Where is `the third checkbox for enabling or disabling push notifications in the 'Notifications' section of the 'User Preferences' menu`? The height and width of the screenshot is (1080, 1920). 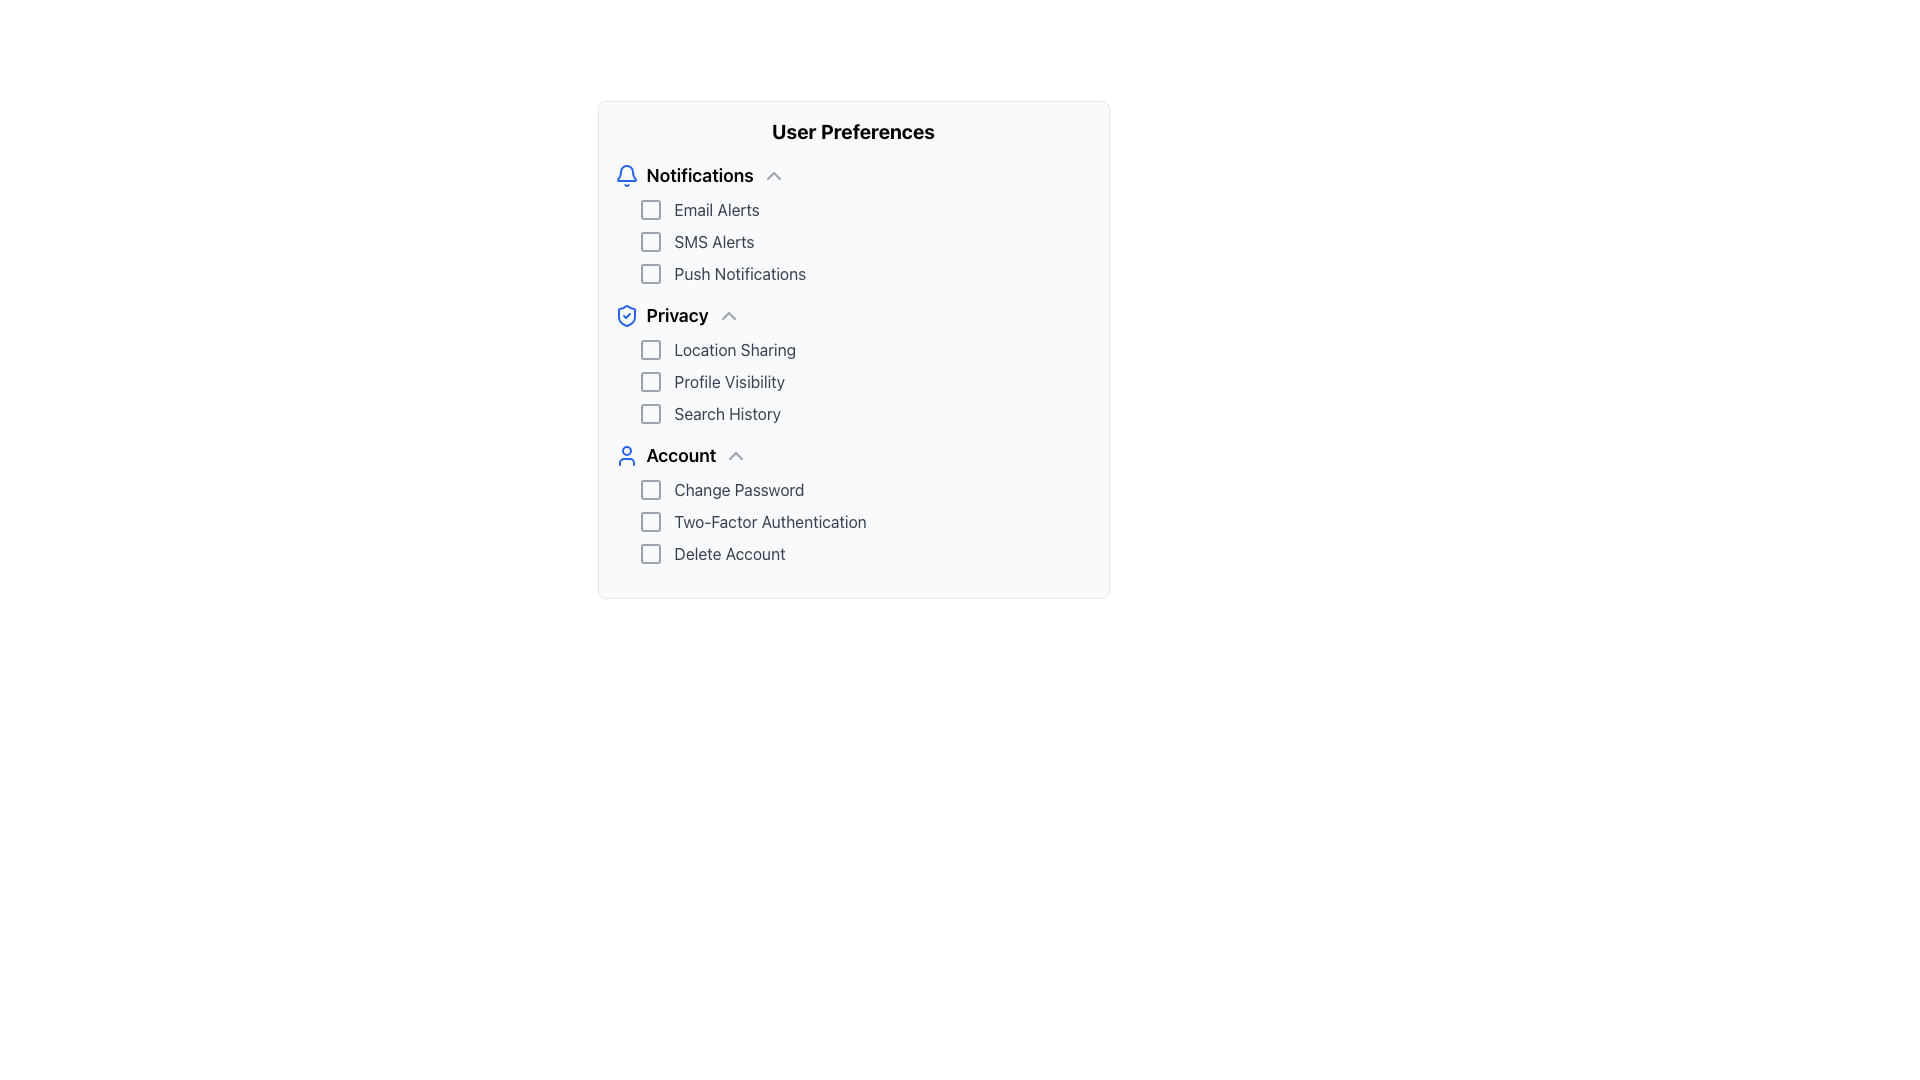 the third checkbox for enabling or disabling push notifications in the 'Notifications' section of the 'User Preferences' menu is located at coordinates (650, 273).